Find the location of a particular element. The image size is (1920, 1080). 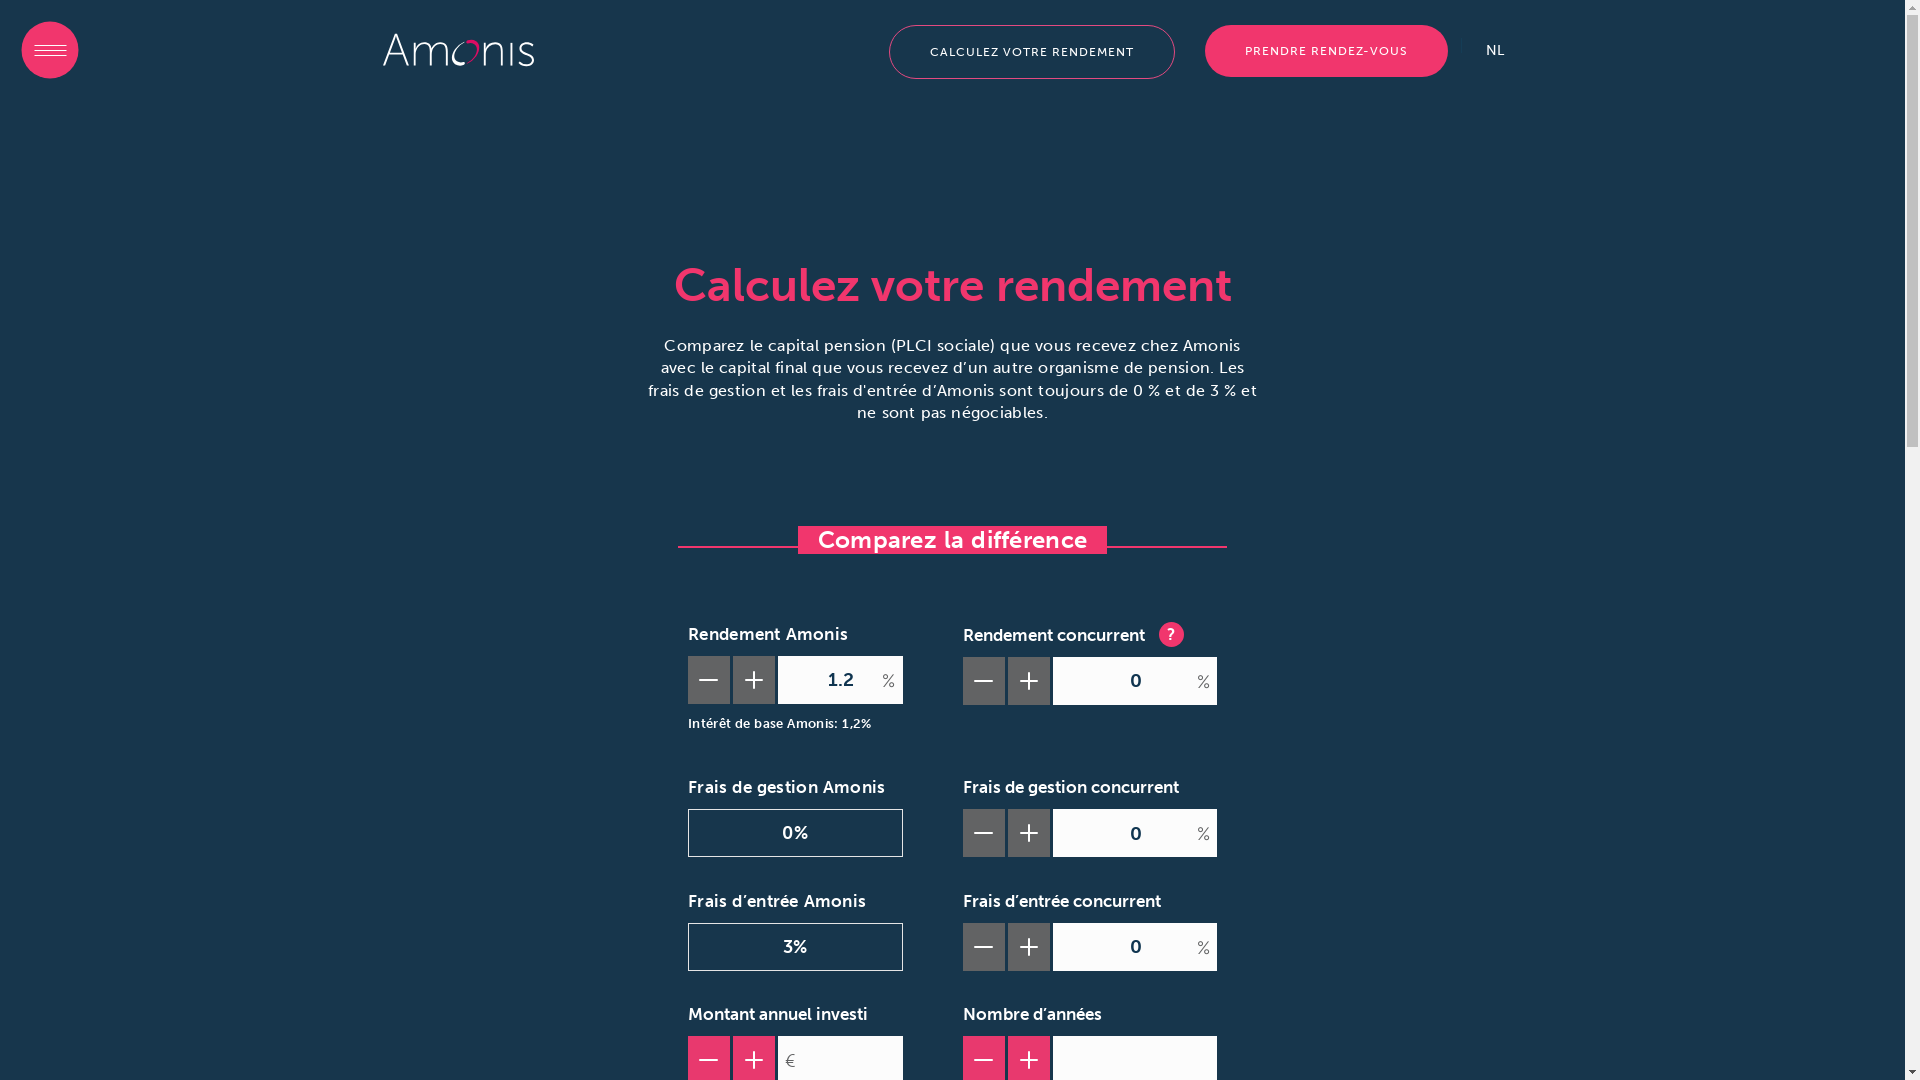

'PRENDRE RENDEZ-VOUS' is located at coordinates (1325, 49).